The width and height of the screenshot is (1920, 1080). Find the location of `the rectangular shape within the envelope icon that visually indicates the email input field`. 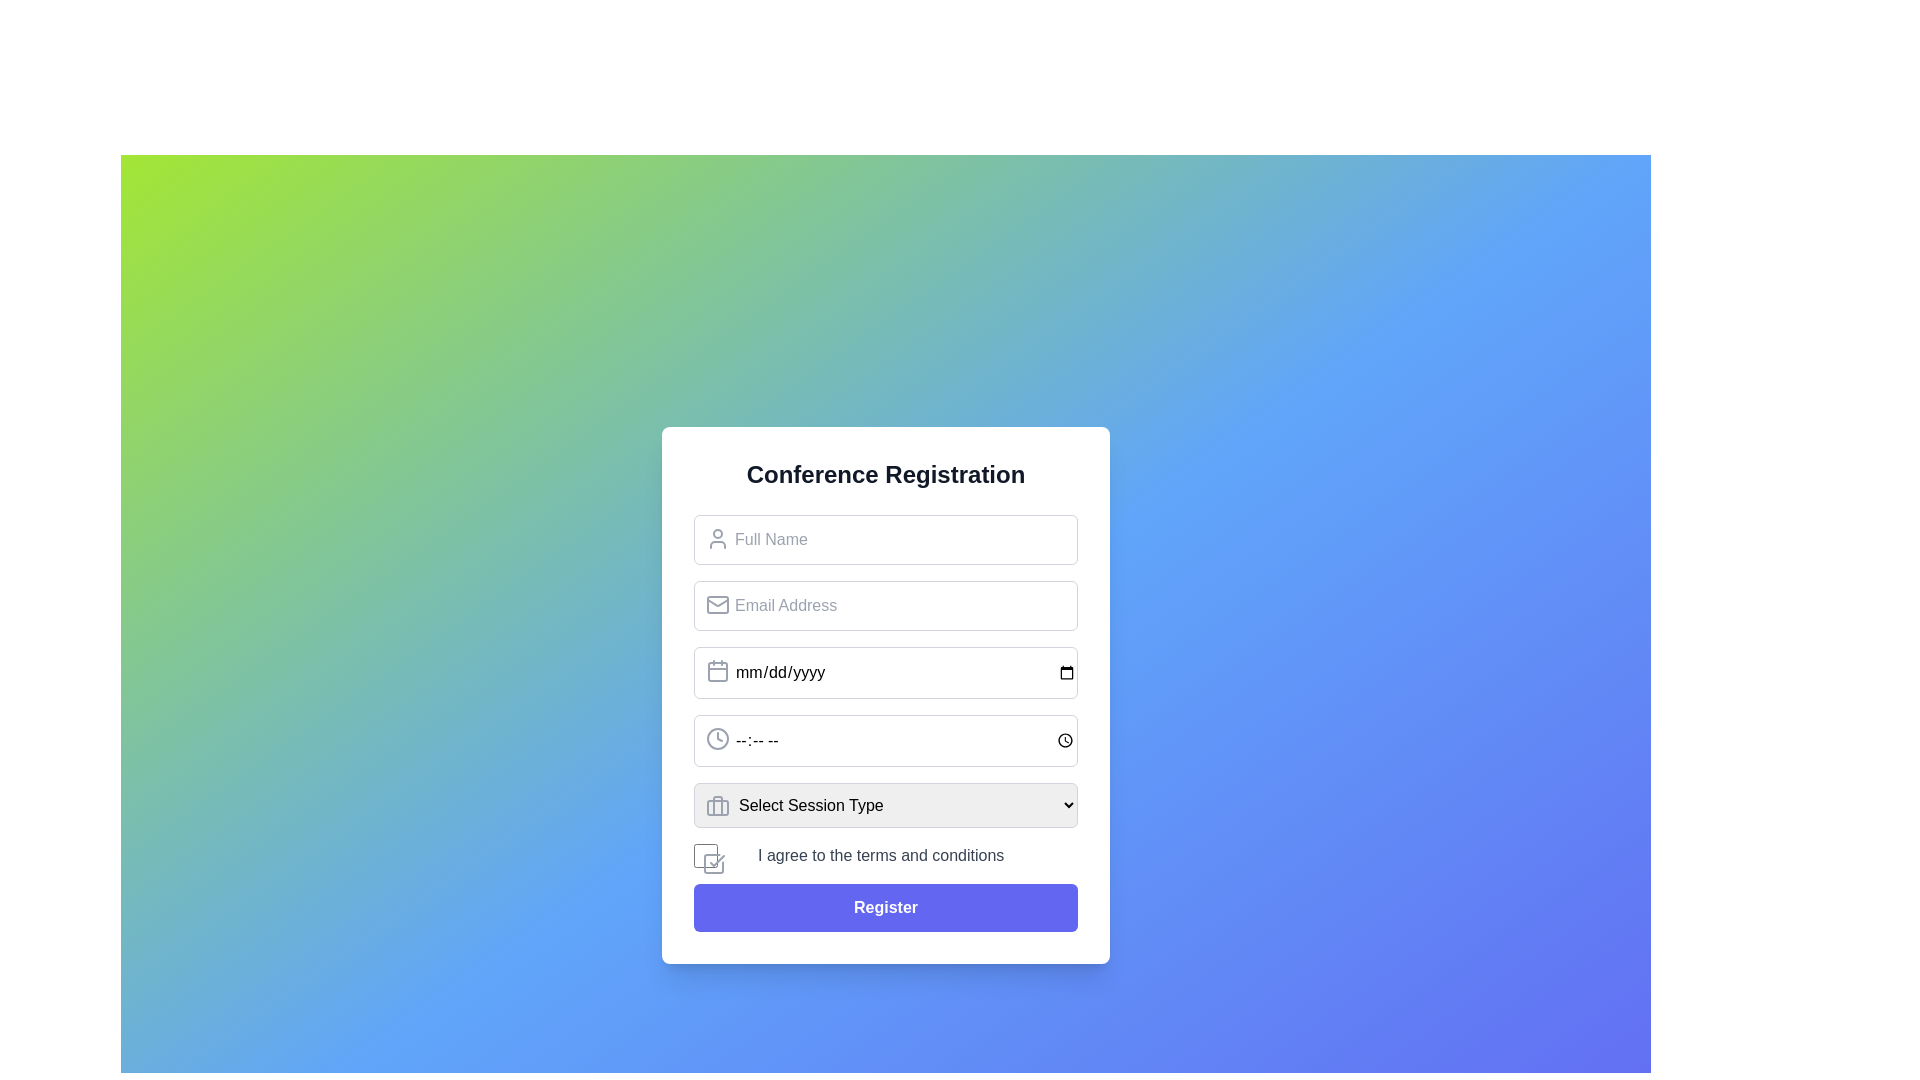

the rectangular shape within the envelope icon that visually indicates the email input field is located at coordinates (718, 603).